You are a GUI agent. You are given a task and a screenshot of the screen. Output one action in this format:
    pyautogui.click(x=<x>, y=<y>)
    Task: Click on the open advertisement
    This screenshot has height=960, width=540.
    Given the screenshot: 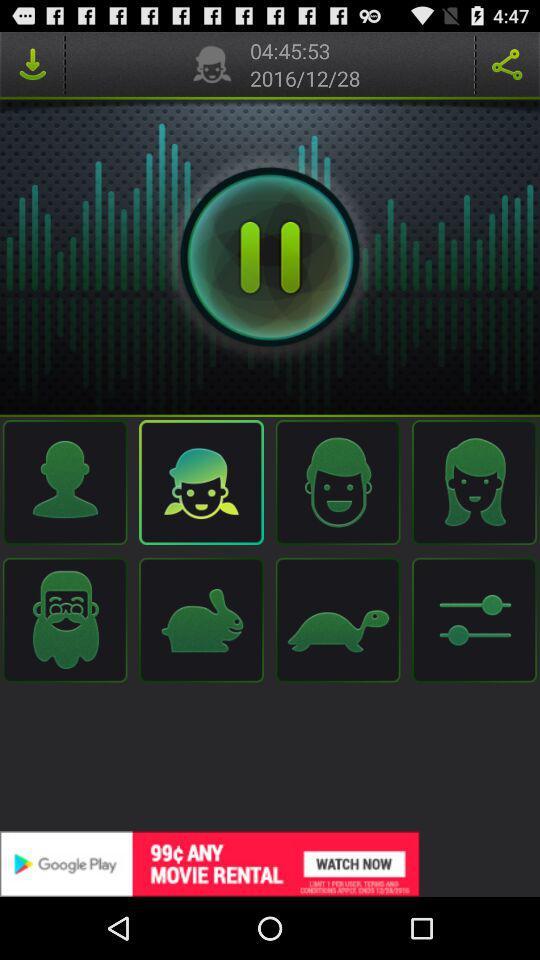 What is the action you would take?
    pyautogui.click(x=270, y=863)
    